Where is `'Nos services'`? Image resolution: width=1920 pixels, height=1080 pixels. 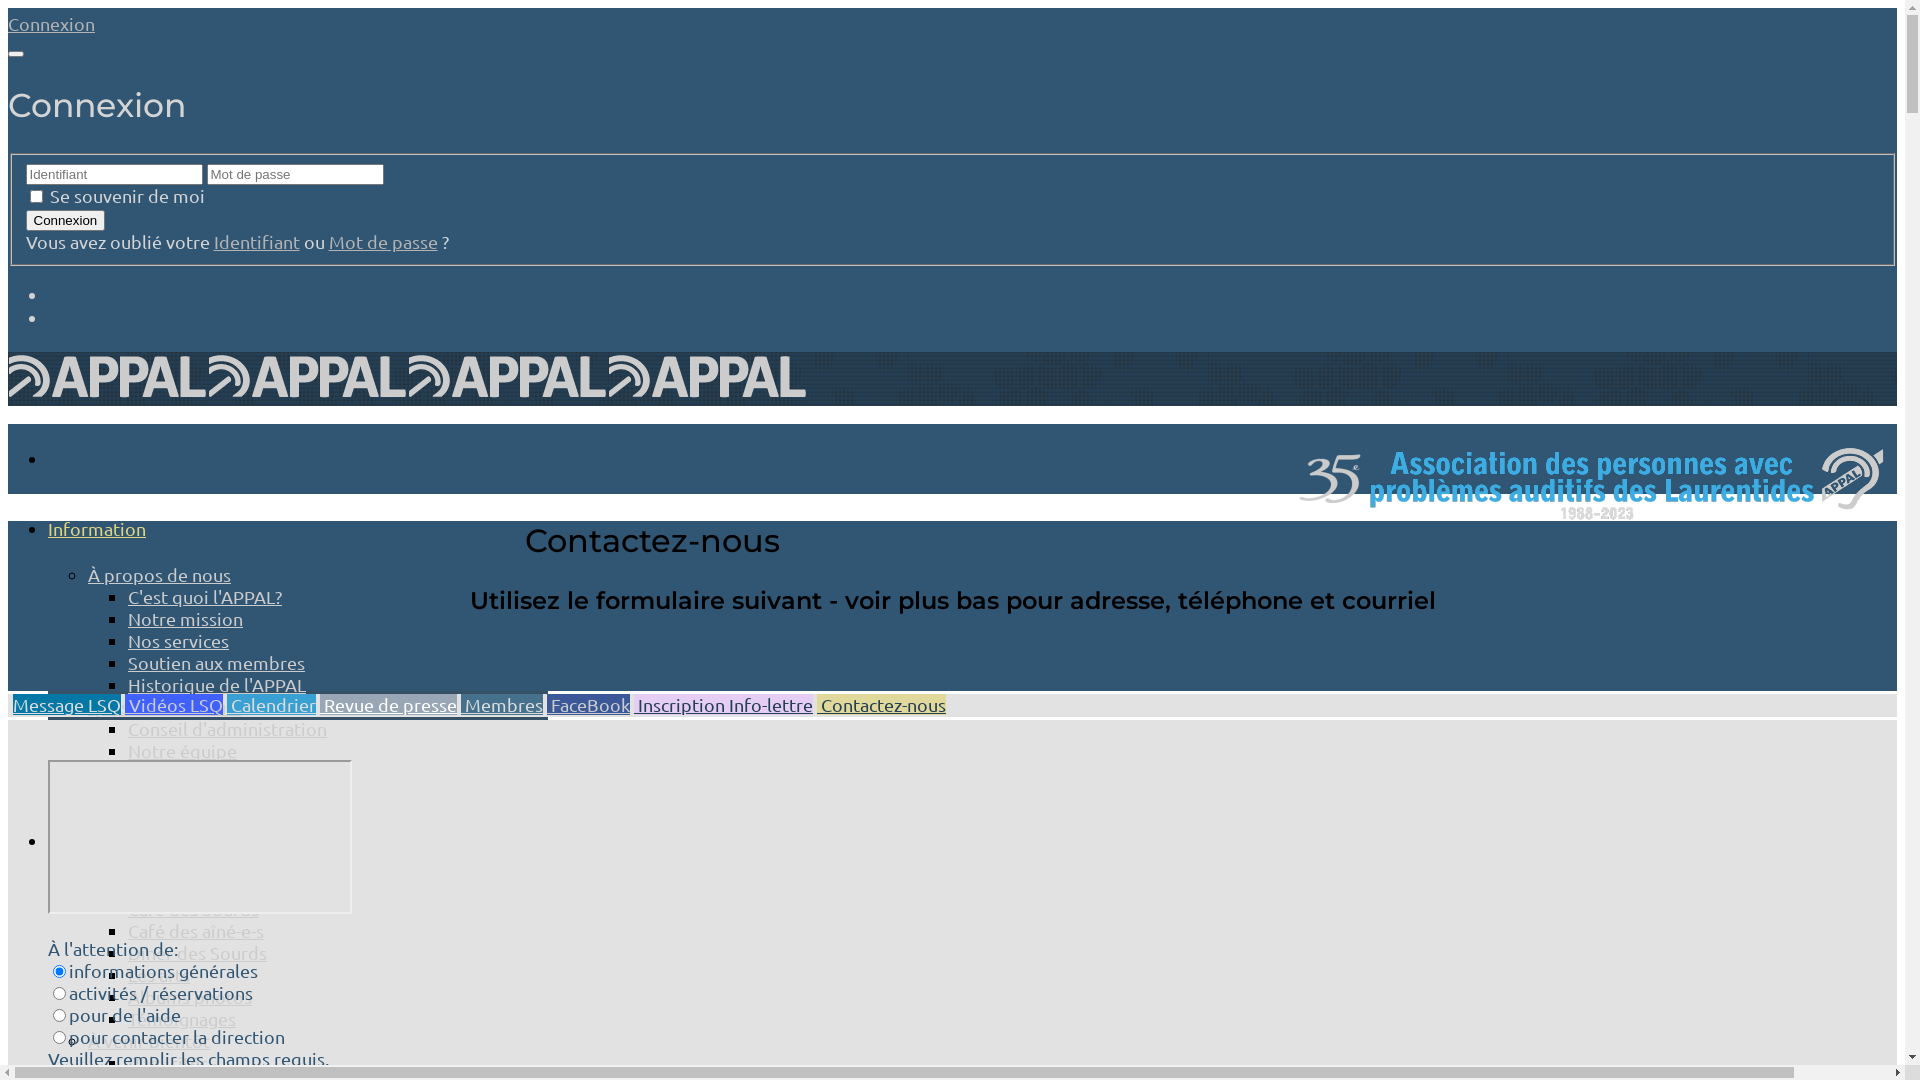 'Nos services' is located at coordinates (178, 640).